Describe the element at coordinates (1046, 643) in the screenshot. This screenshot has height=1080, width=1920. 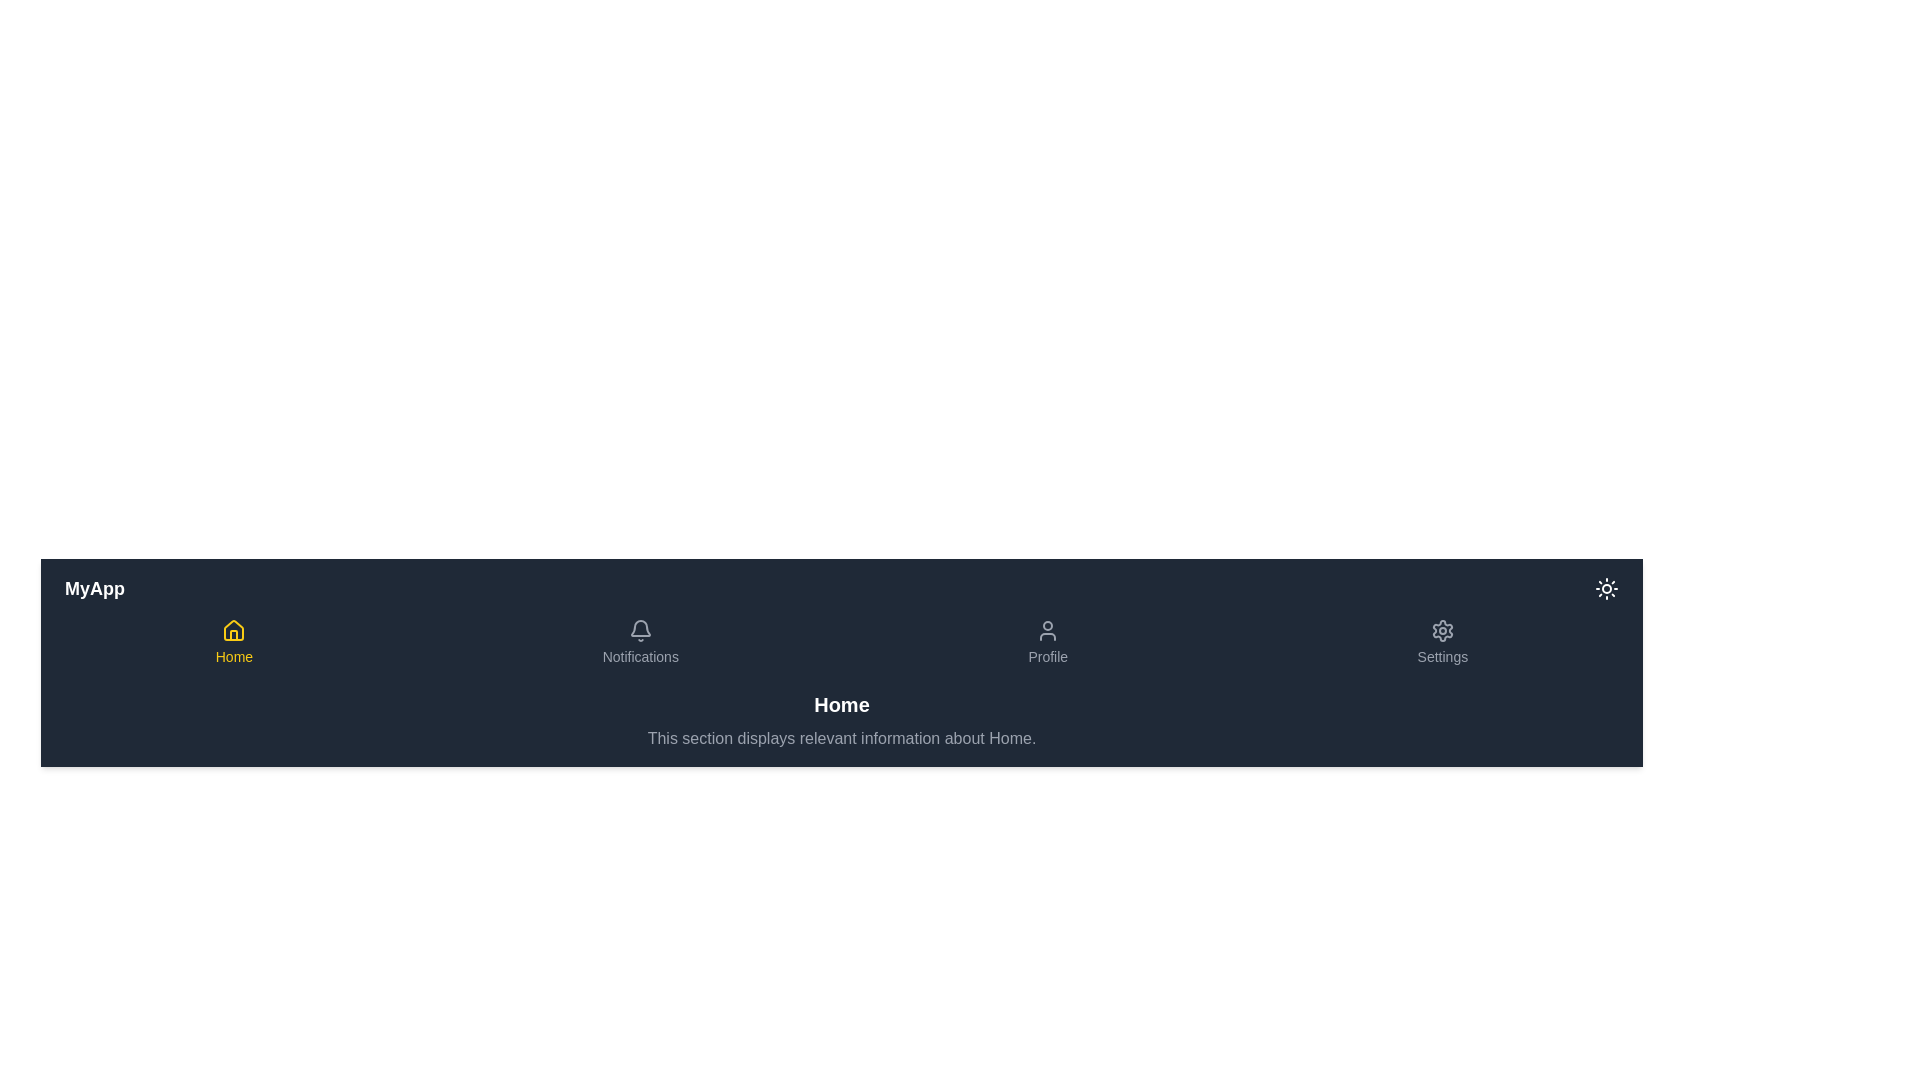
I see `the Profile tab by clicking on its button` at that location.